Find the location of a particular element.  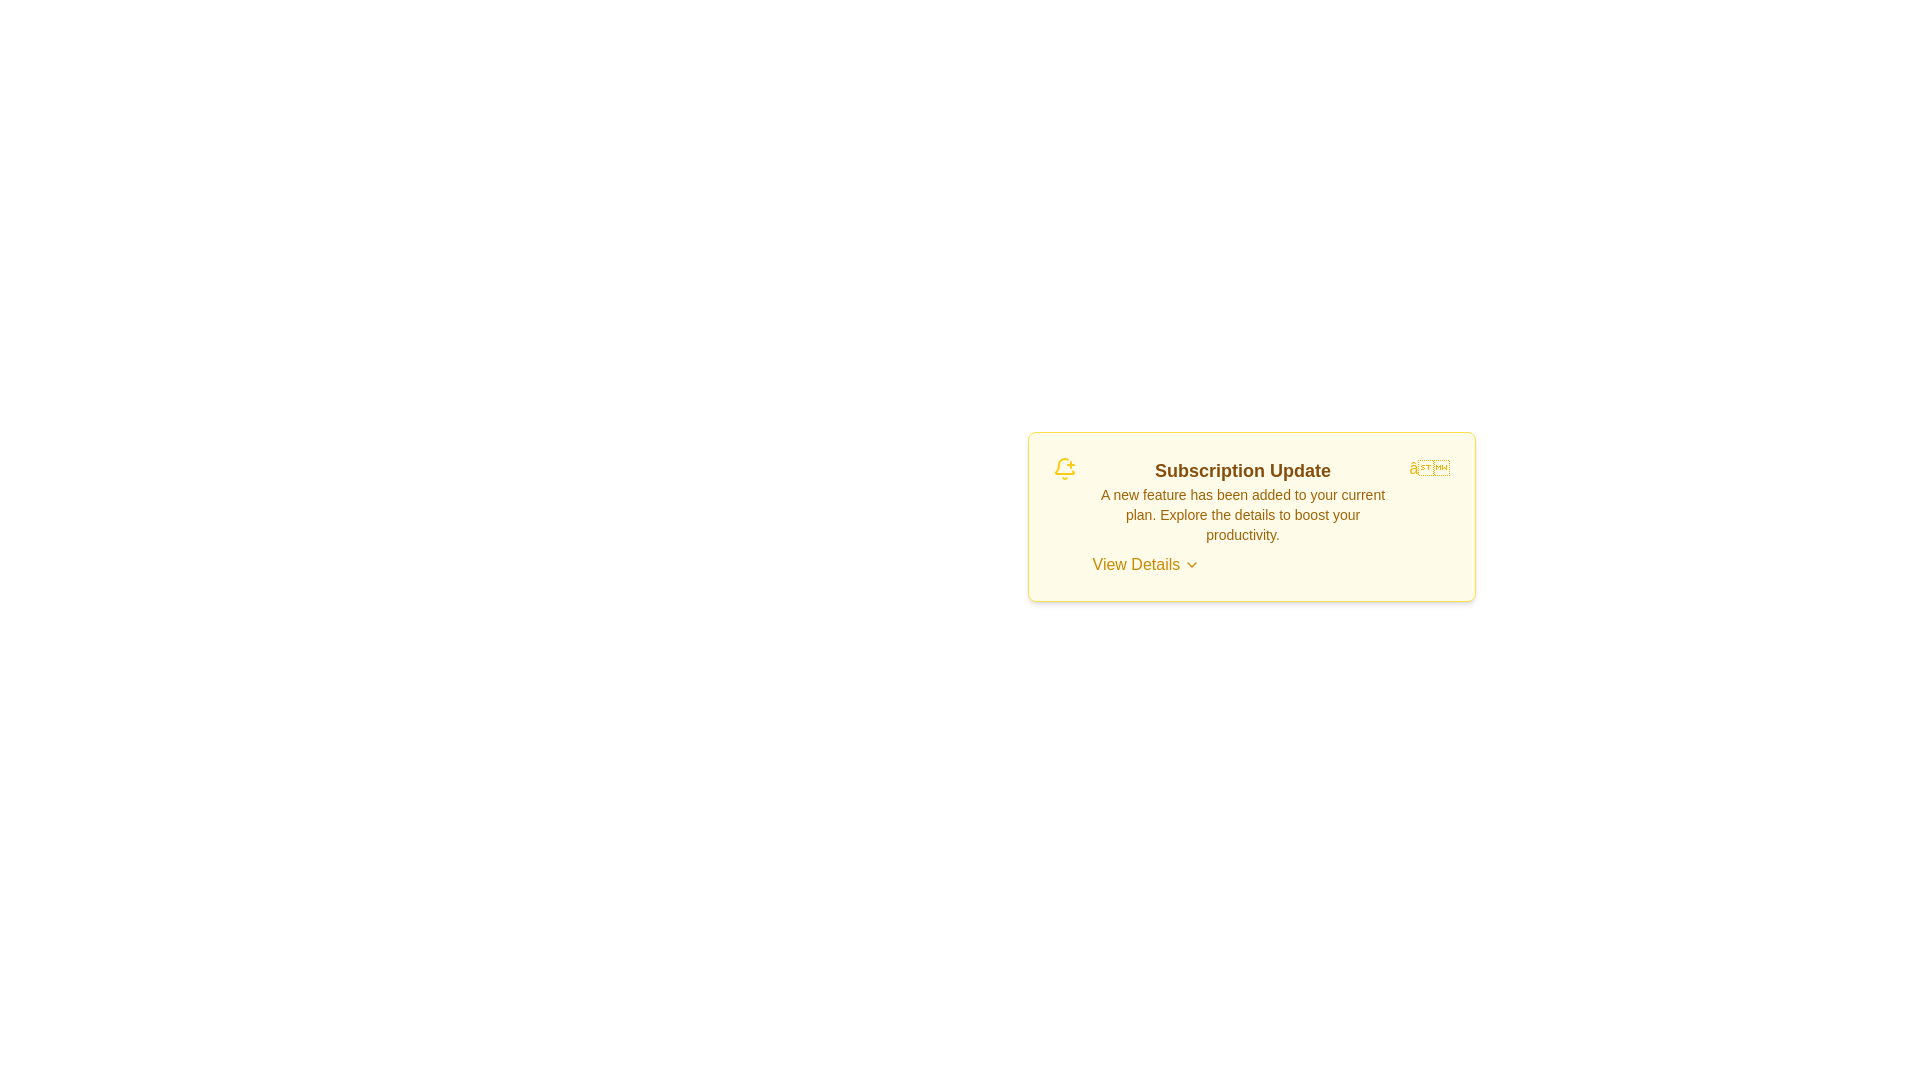

'View Details' button to explore more information is located at coordinates (1146, 564).